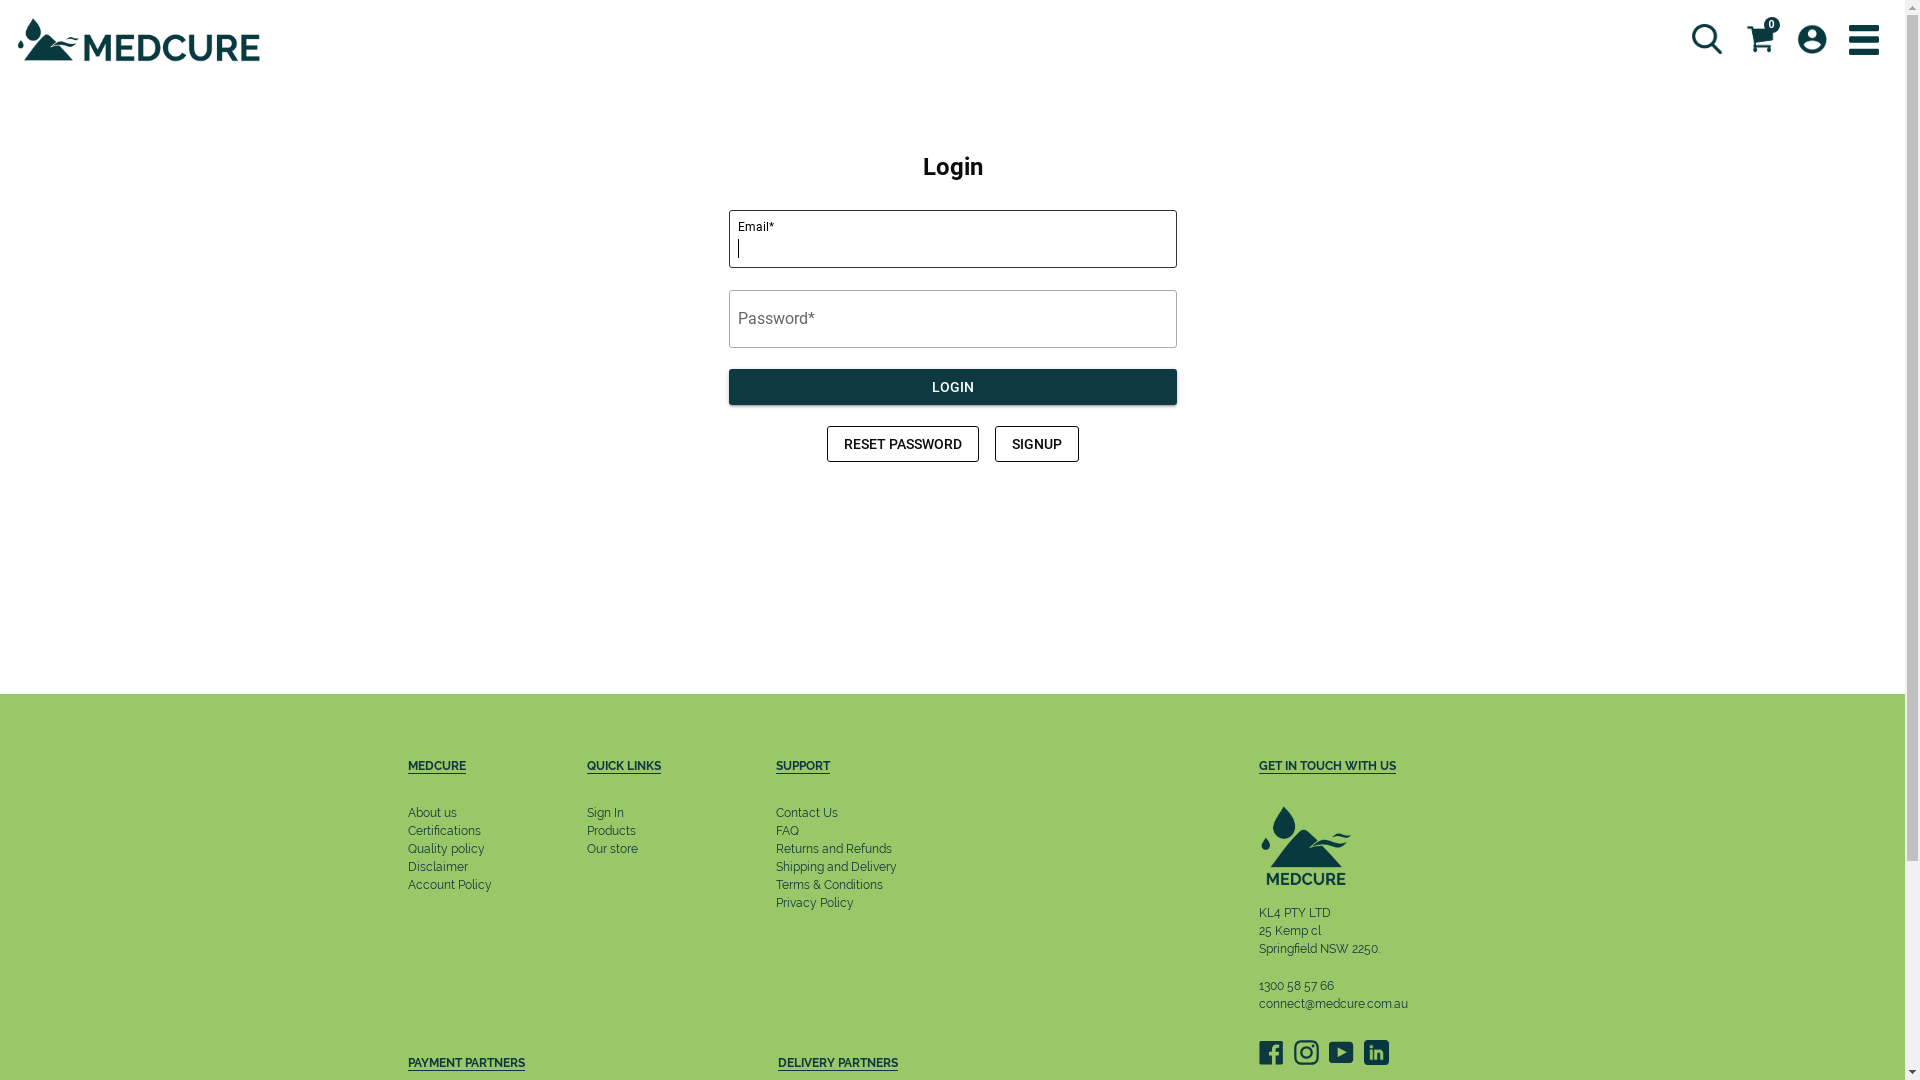  Describe the element at coordinates (786, 830) in the screenshot. I see `'FAQ'` at that location.